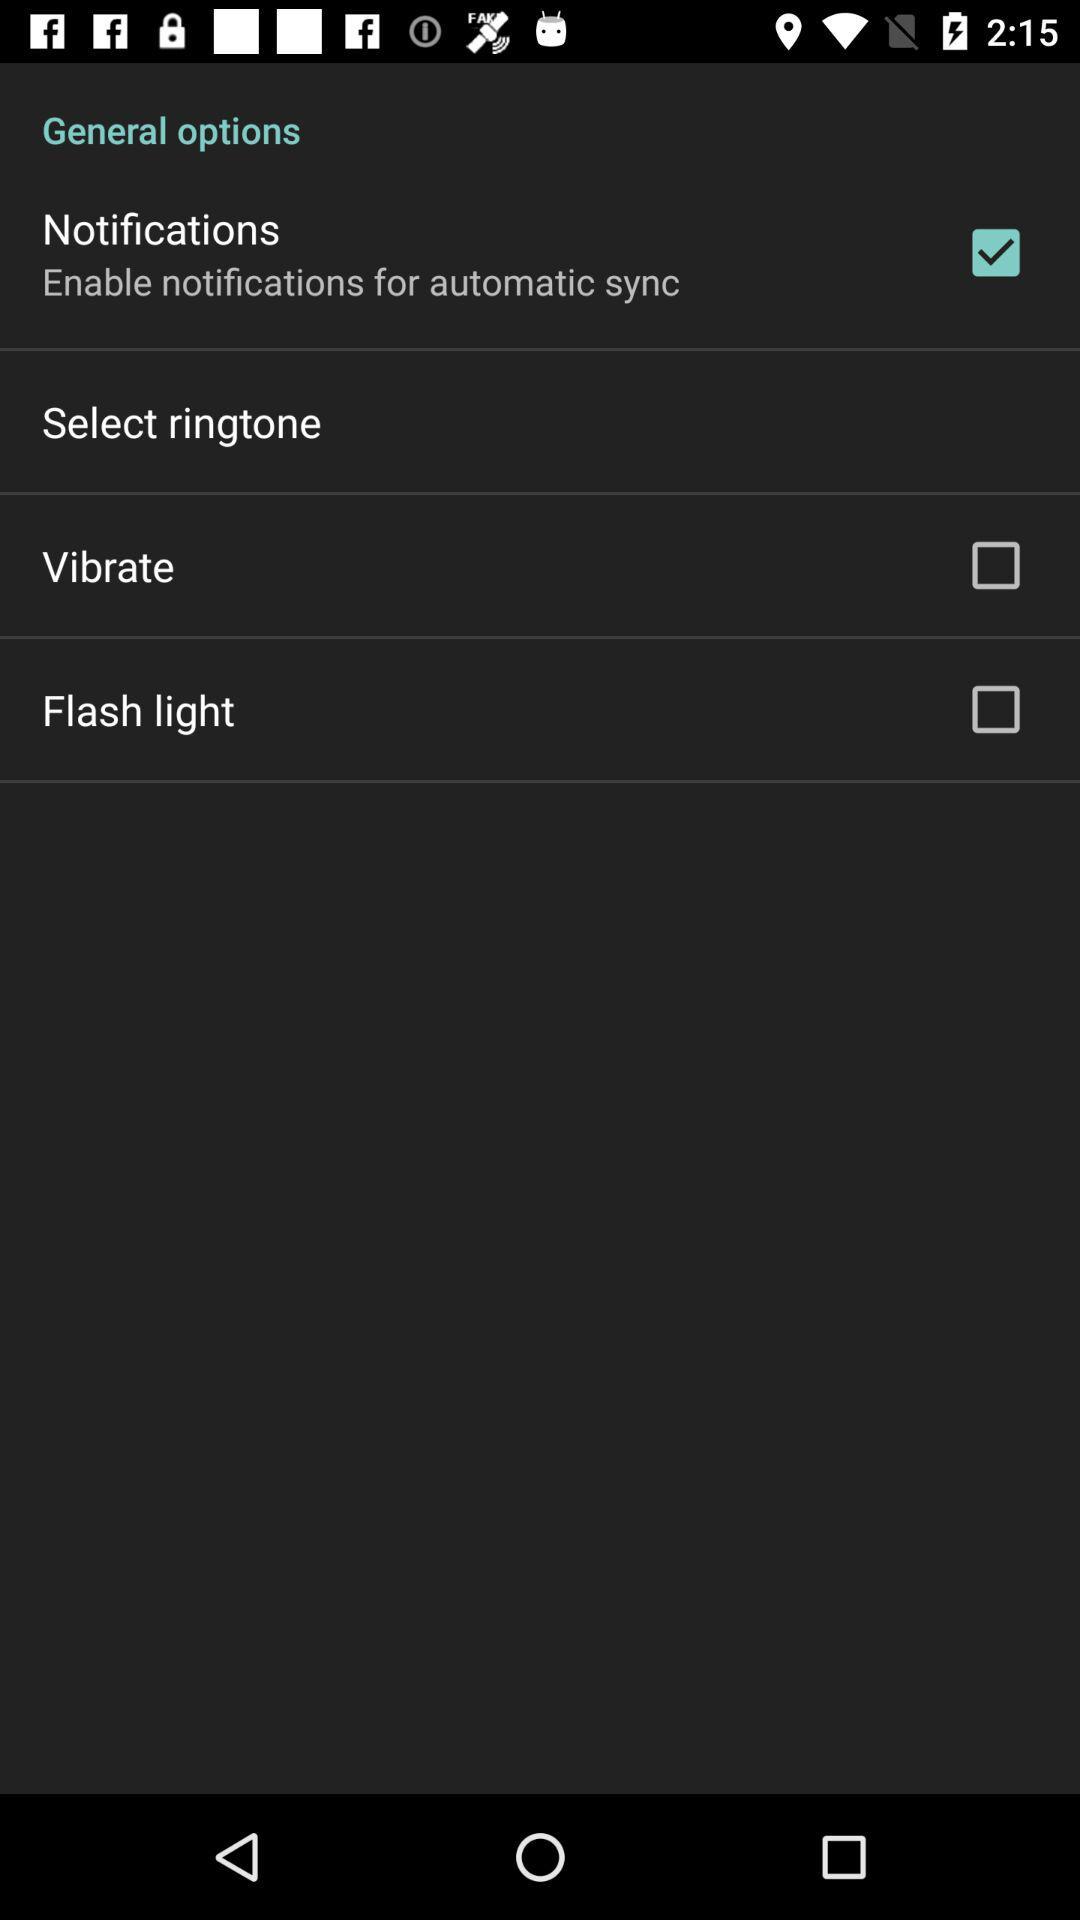 Image resolution: width=1080 pixels, height=1920 pixels. I want to click on item below the vibrate item, so click(137, 709).